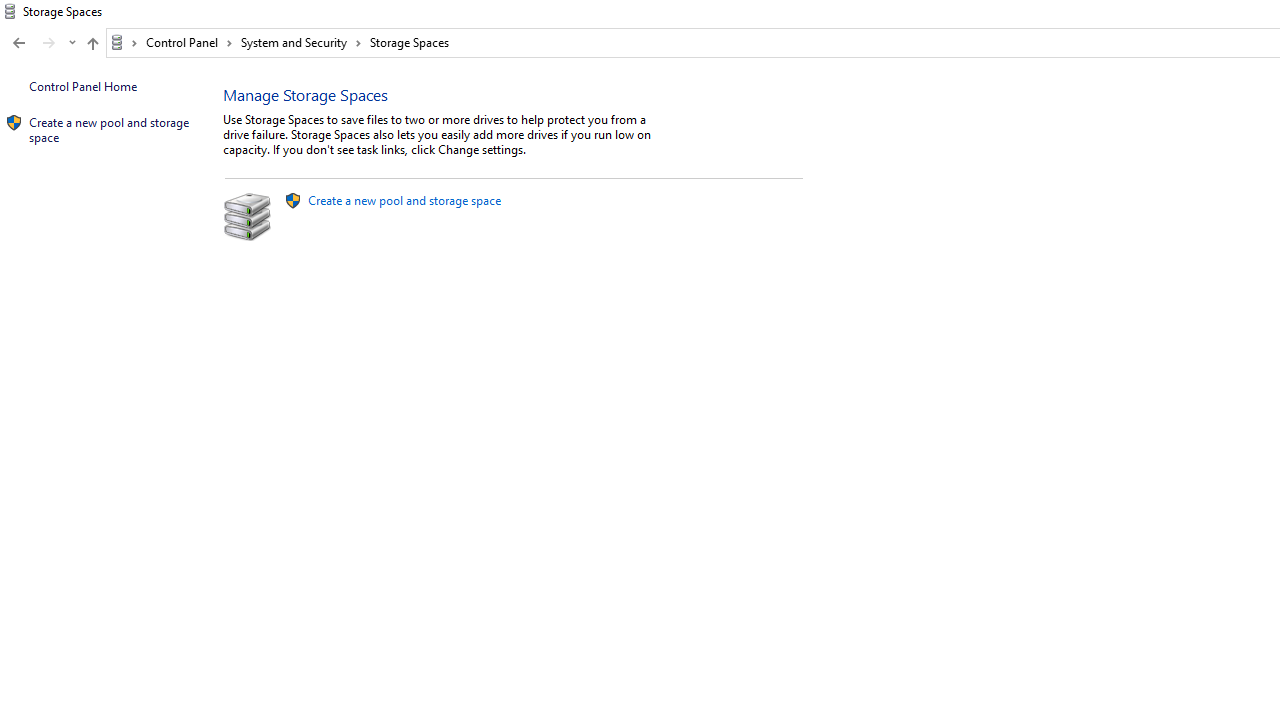 Image resolution: width=1280 pixels, height=720 pixels. What do you see at coordinates (42, 43) in the screenshot?
I see `'Navigation buttons'` at bounding box center [42, 43].